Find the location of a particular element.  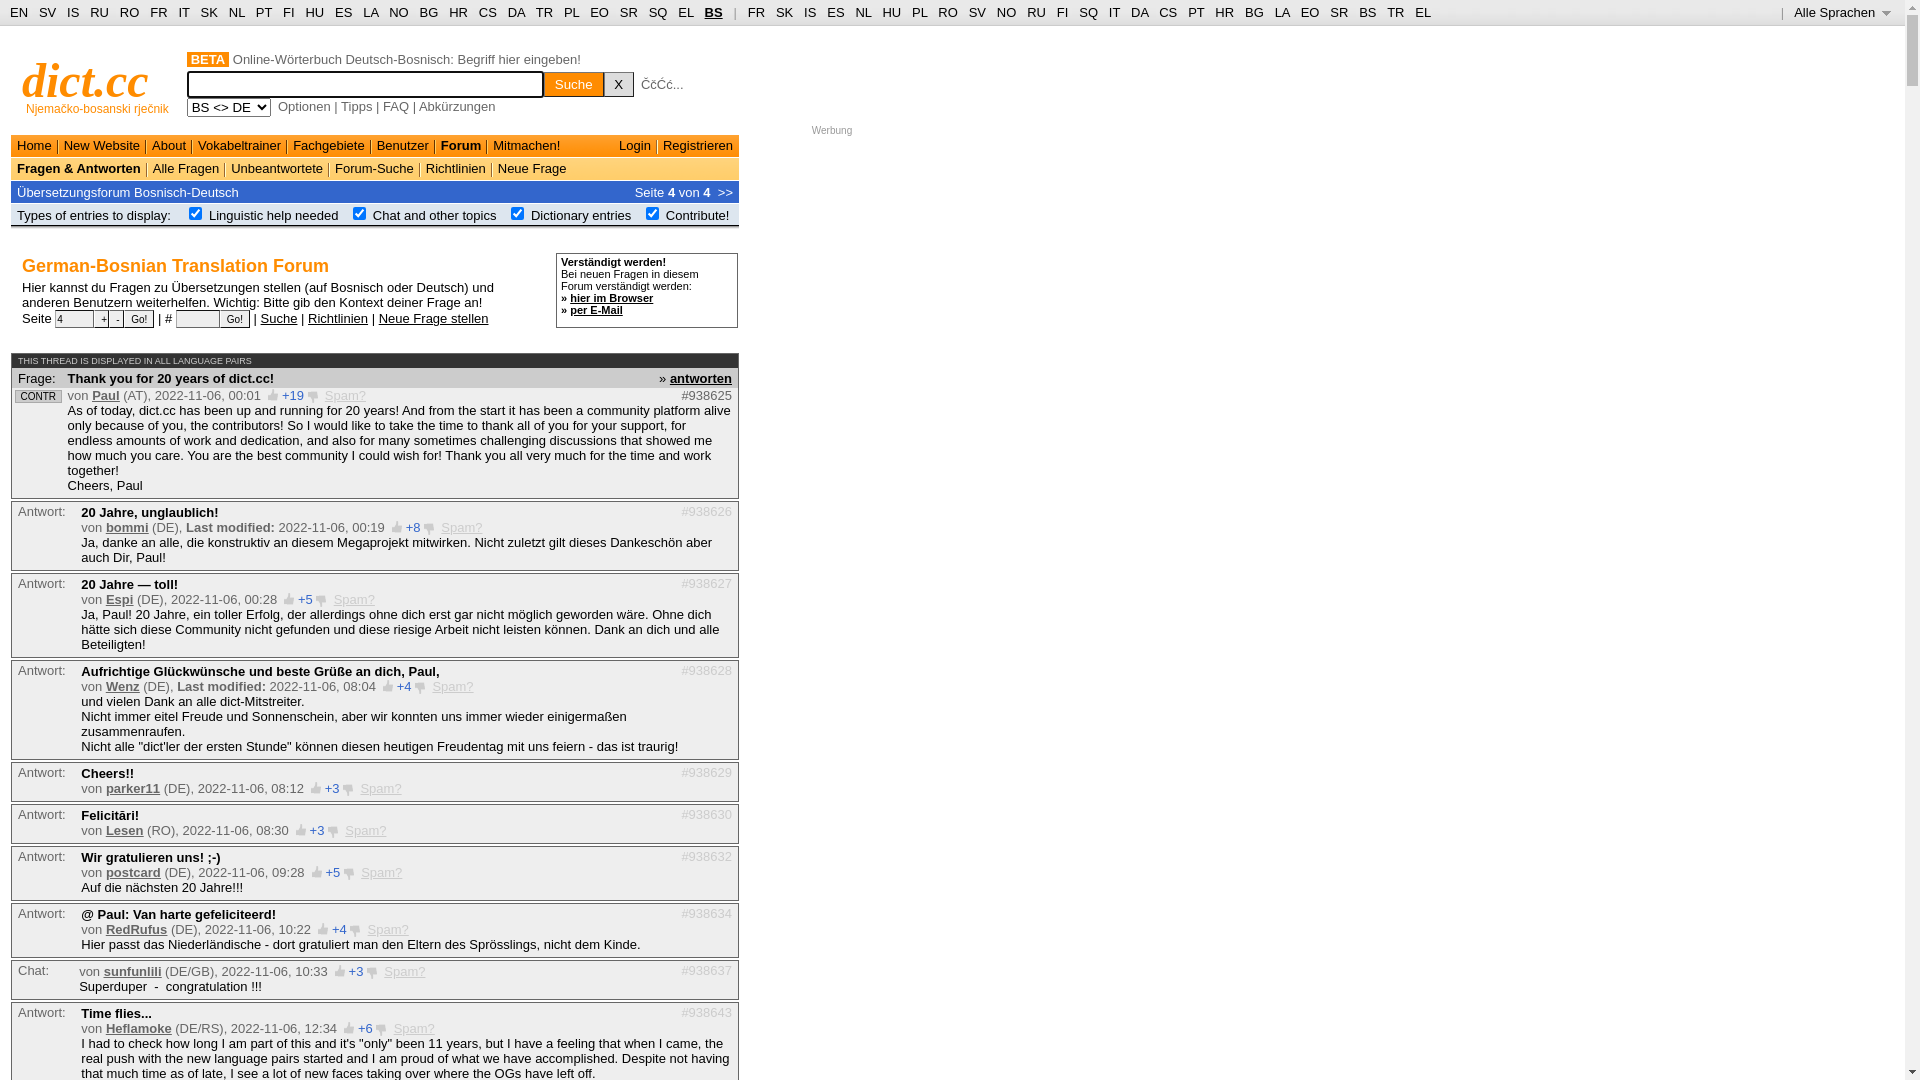

'FAQ' is located at coordinates (395, 106).